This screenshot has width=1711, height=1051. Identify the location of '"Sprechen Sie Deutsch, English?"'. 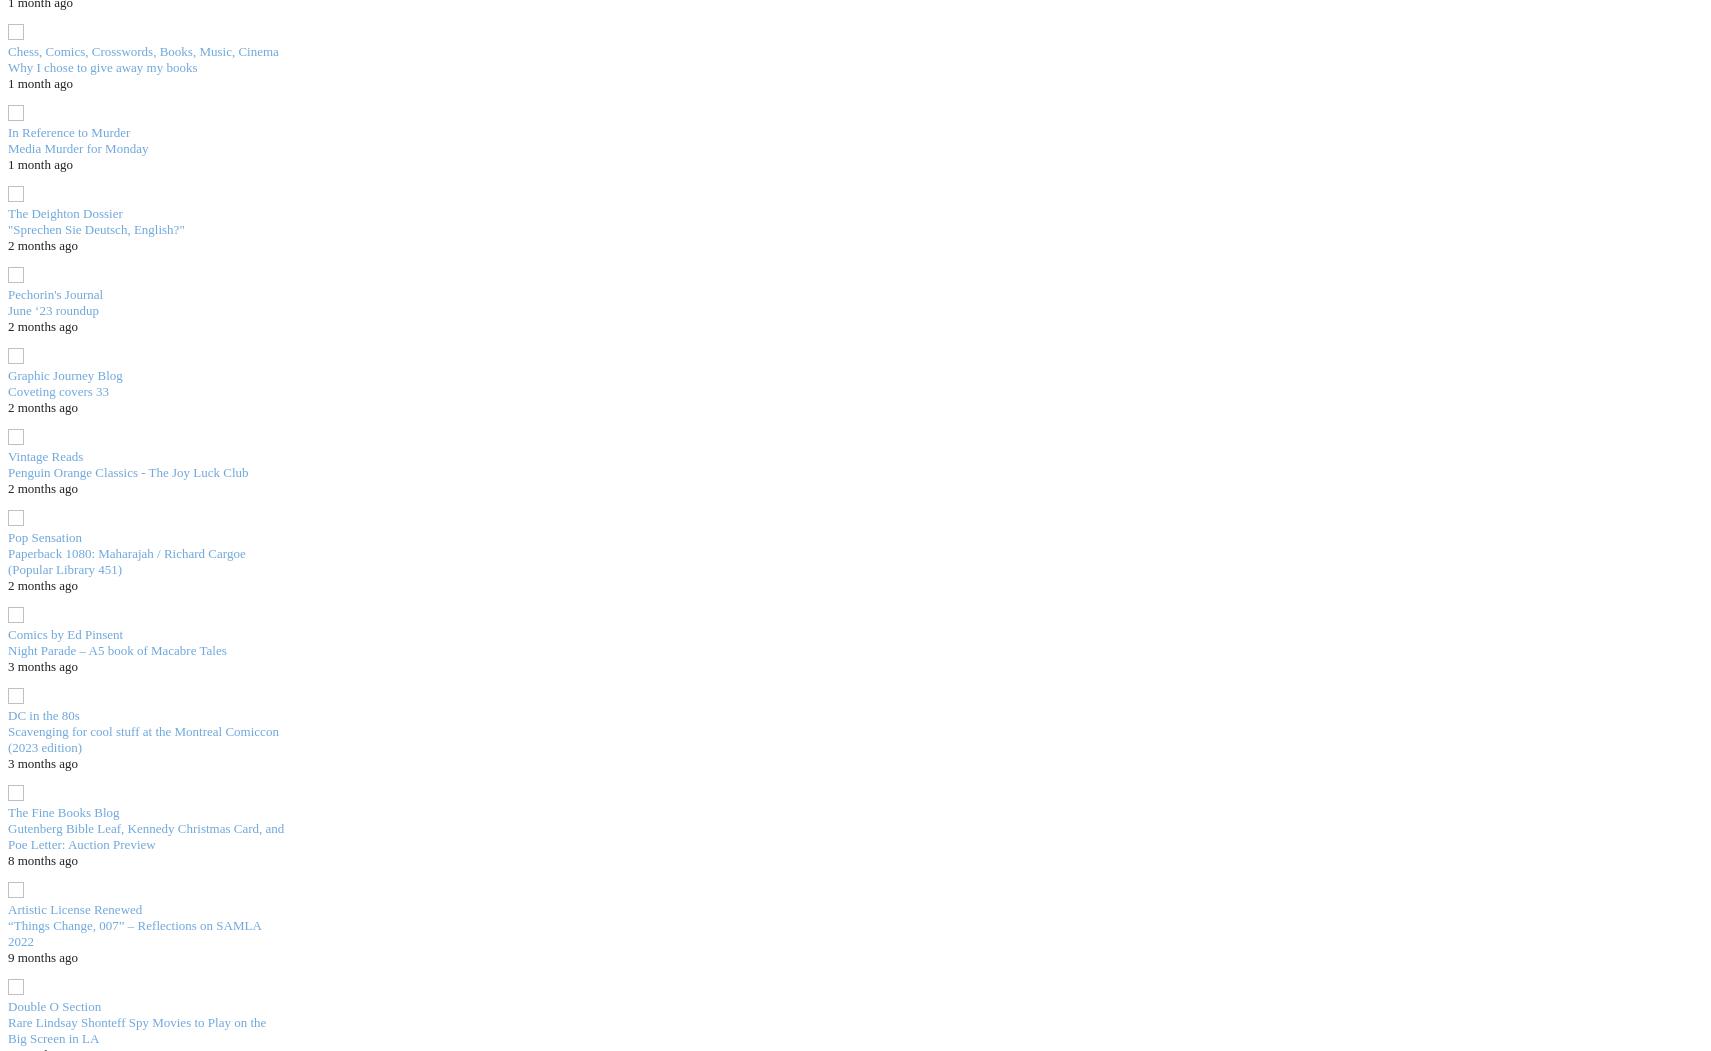
(94, 227).